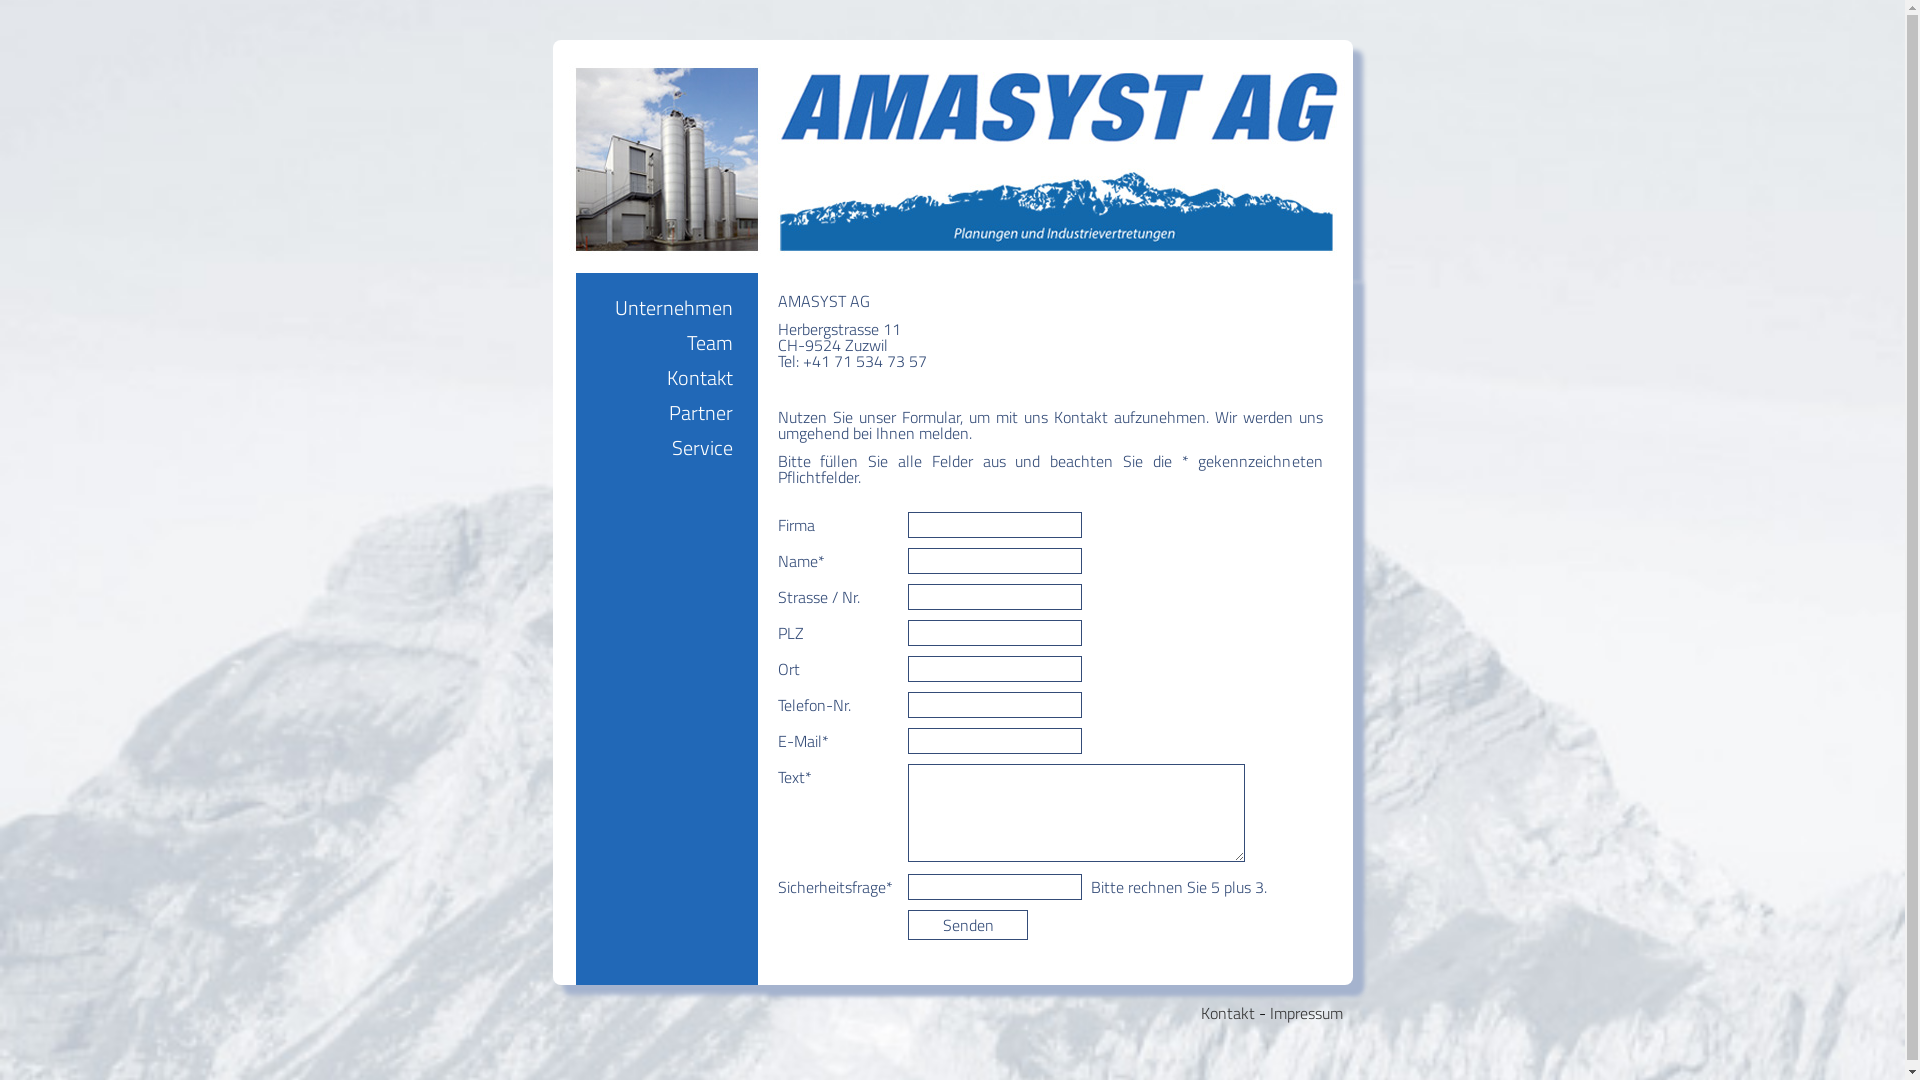 Image resolution: width=1920 pixels, height=1080 pixels. I want to click on 'Partner', so click(700, 411).